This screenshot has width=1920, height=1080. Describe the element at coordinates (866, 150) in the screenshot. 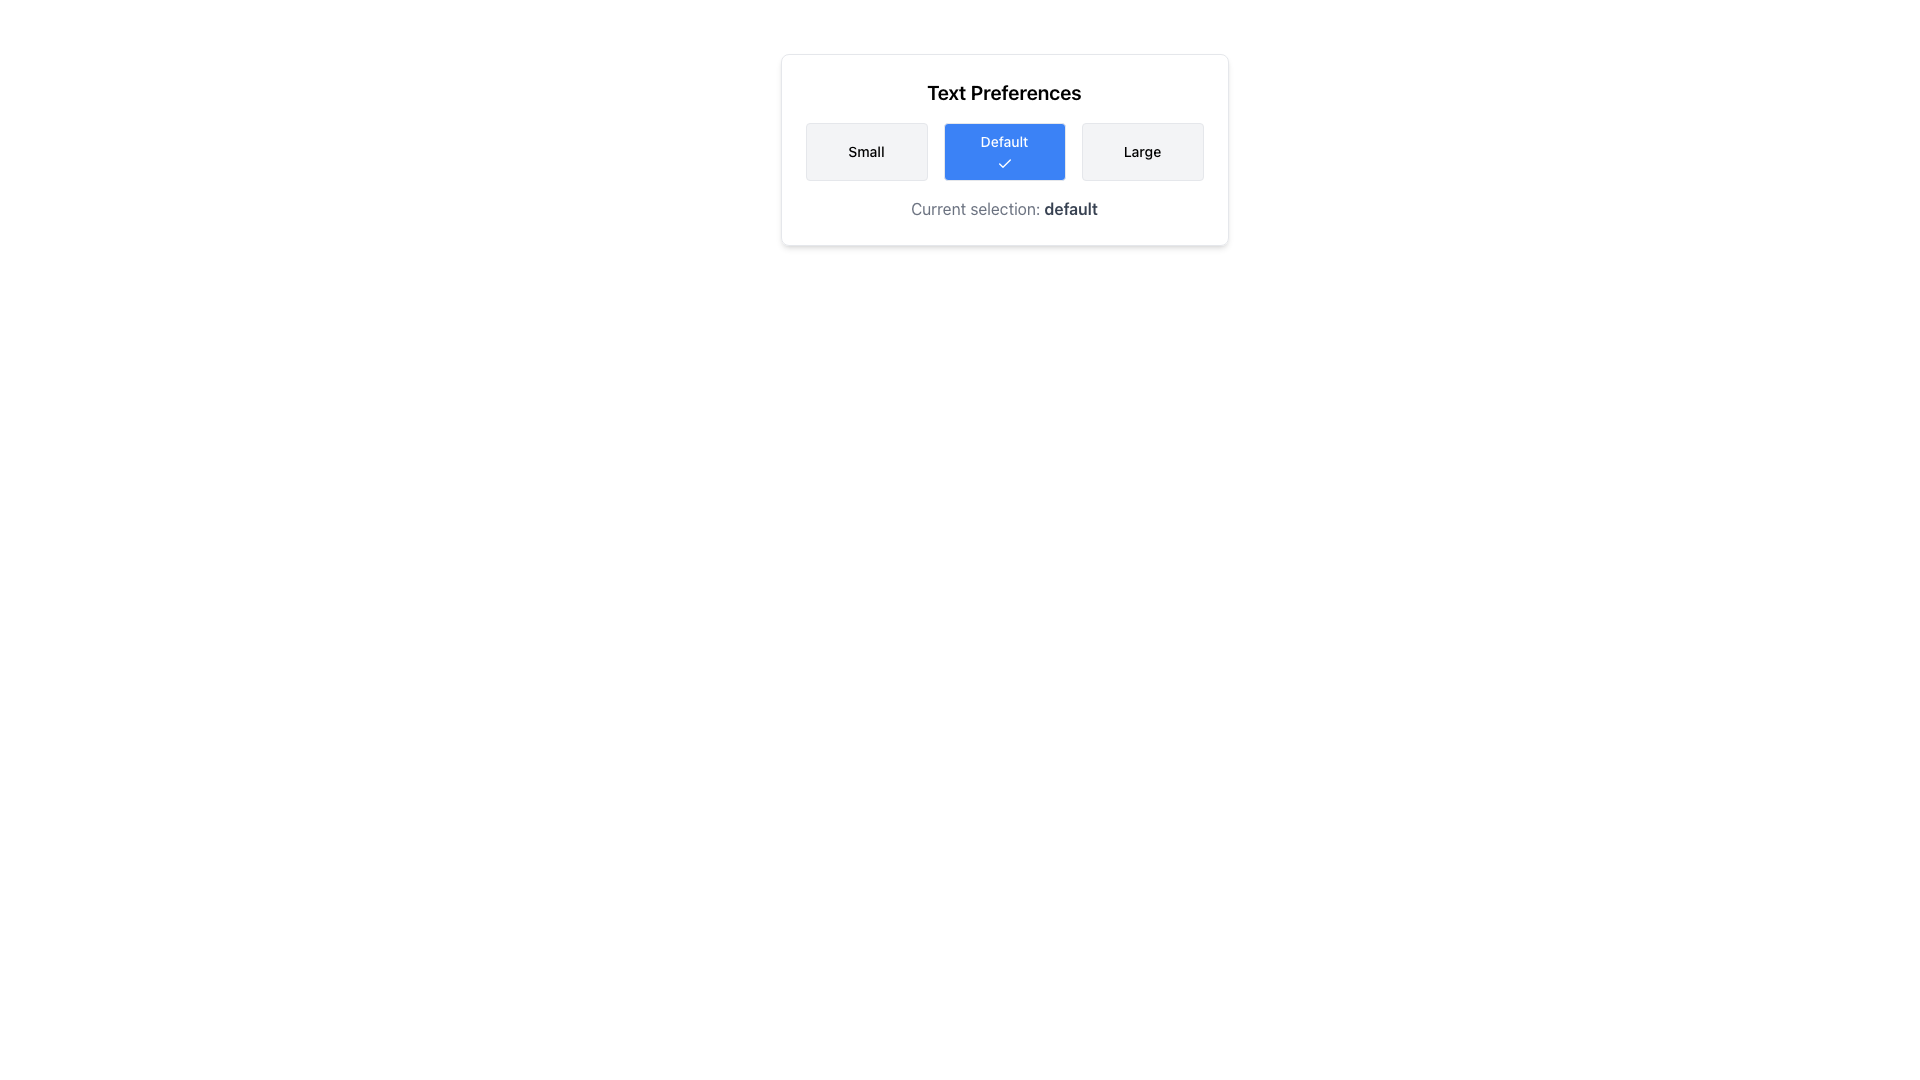

I see `the text label indicating a smaller text size option, which is centrally located within a rectangular button on the left side of the row of three buttons labeled 'Default' and 'Large', below the heading 'Text Preferences'` at that location.